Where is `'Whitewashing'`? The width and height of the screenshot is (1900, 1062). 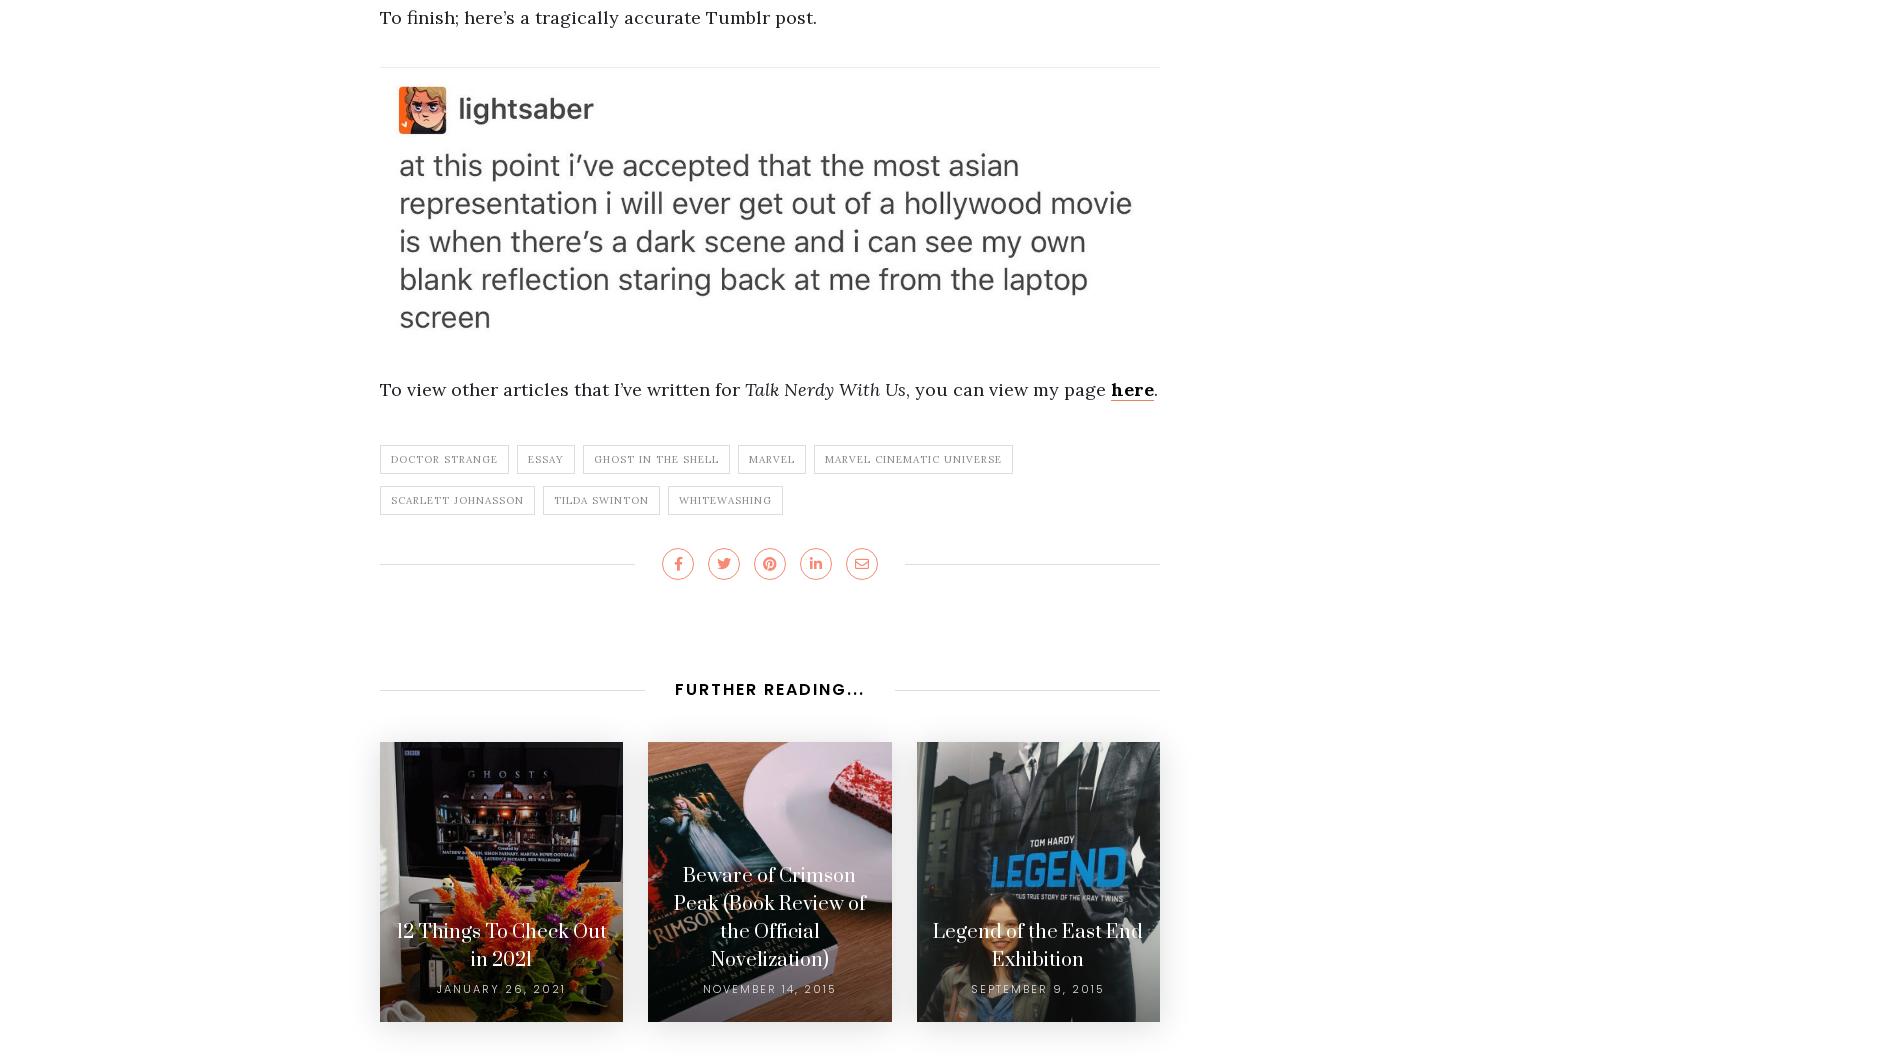 'Whitewashing' is located at coordinates (724, 499).